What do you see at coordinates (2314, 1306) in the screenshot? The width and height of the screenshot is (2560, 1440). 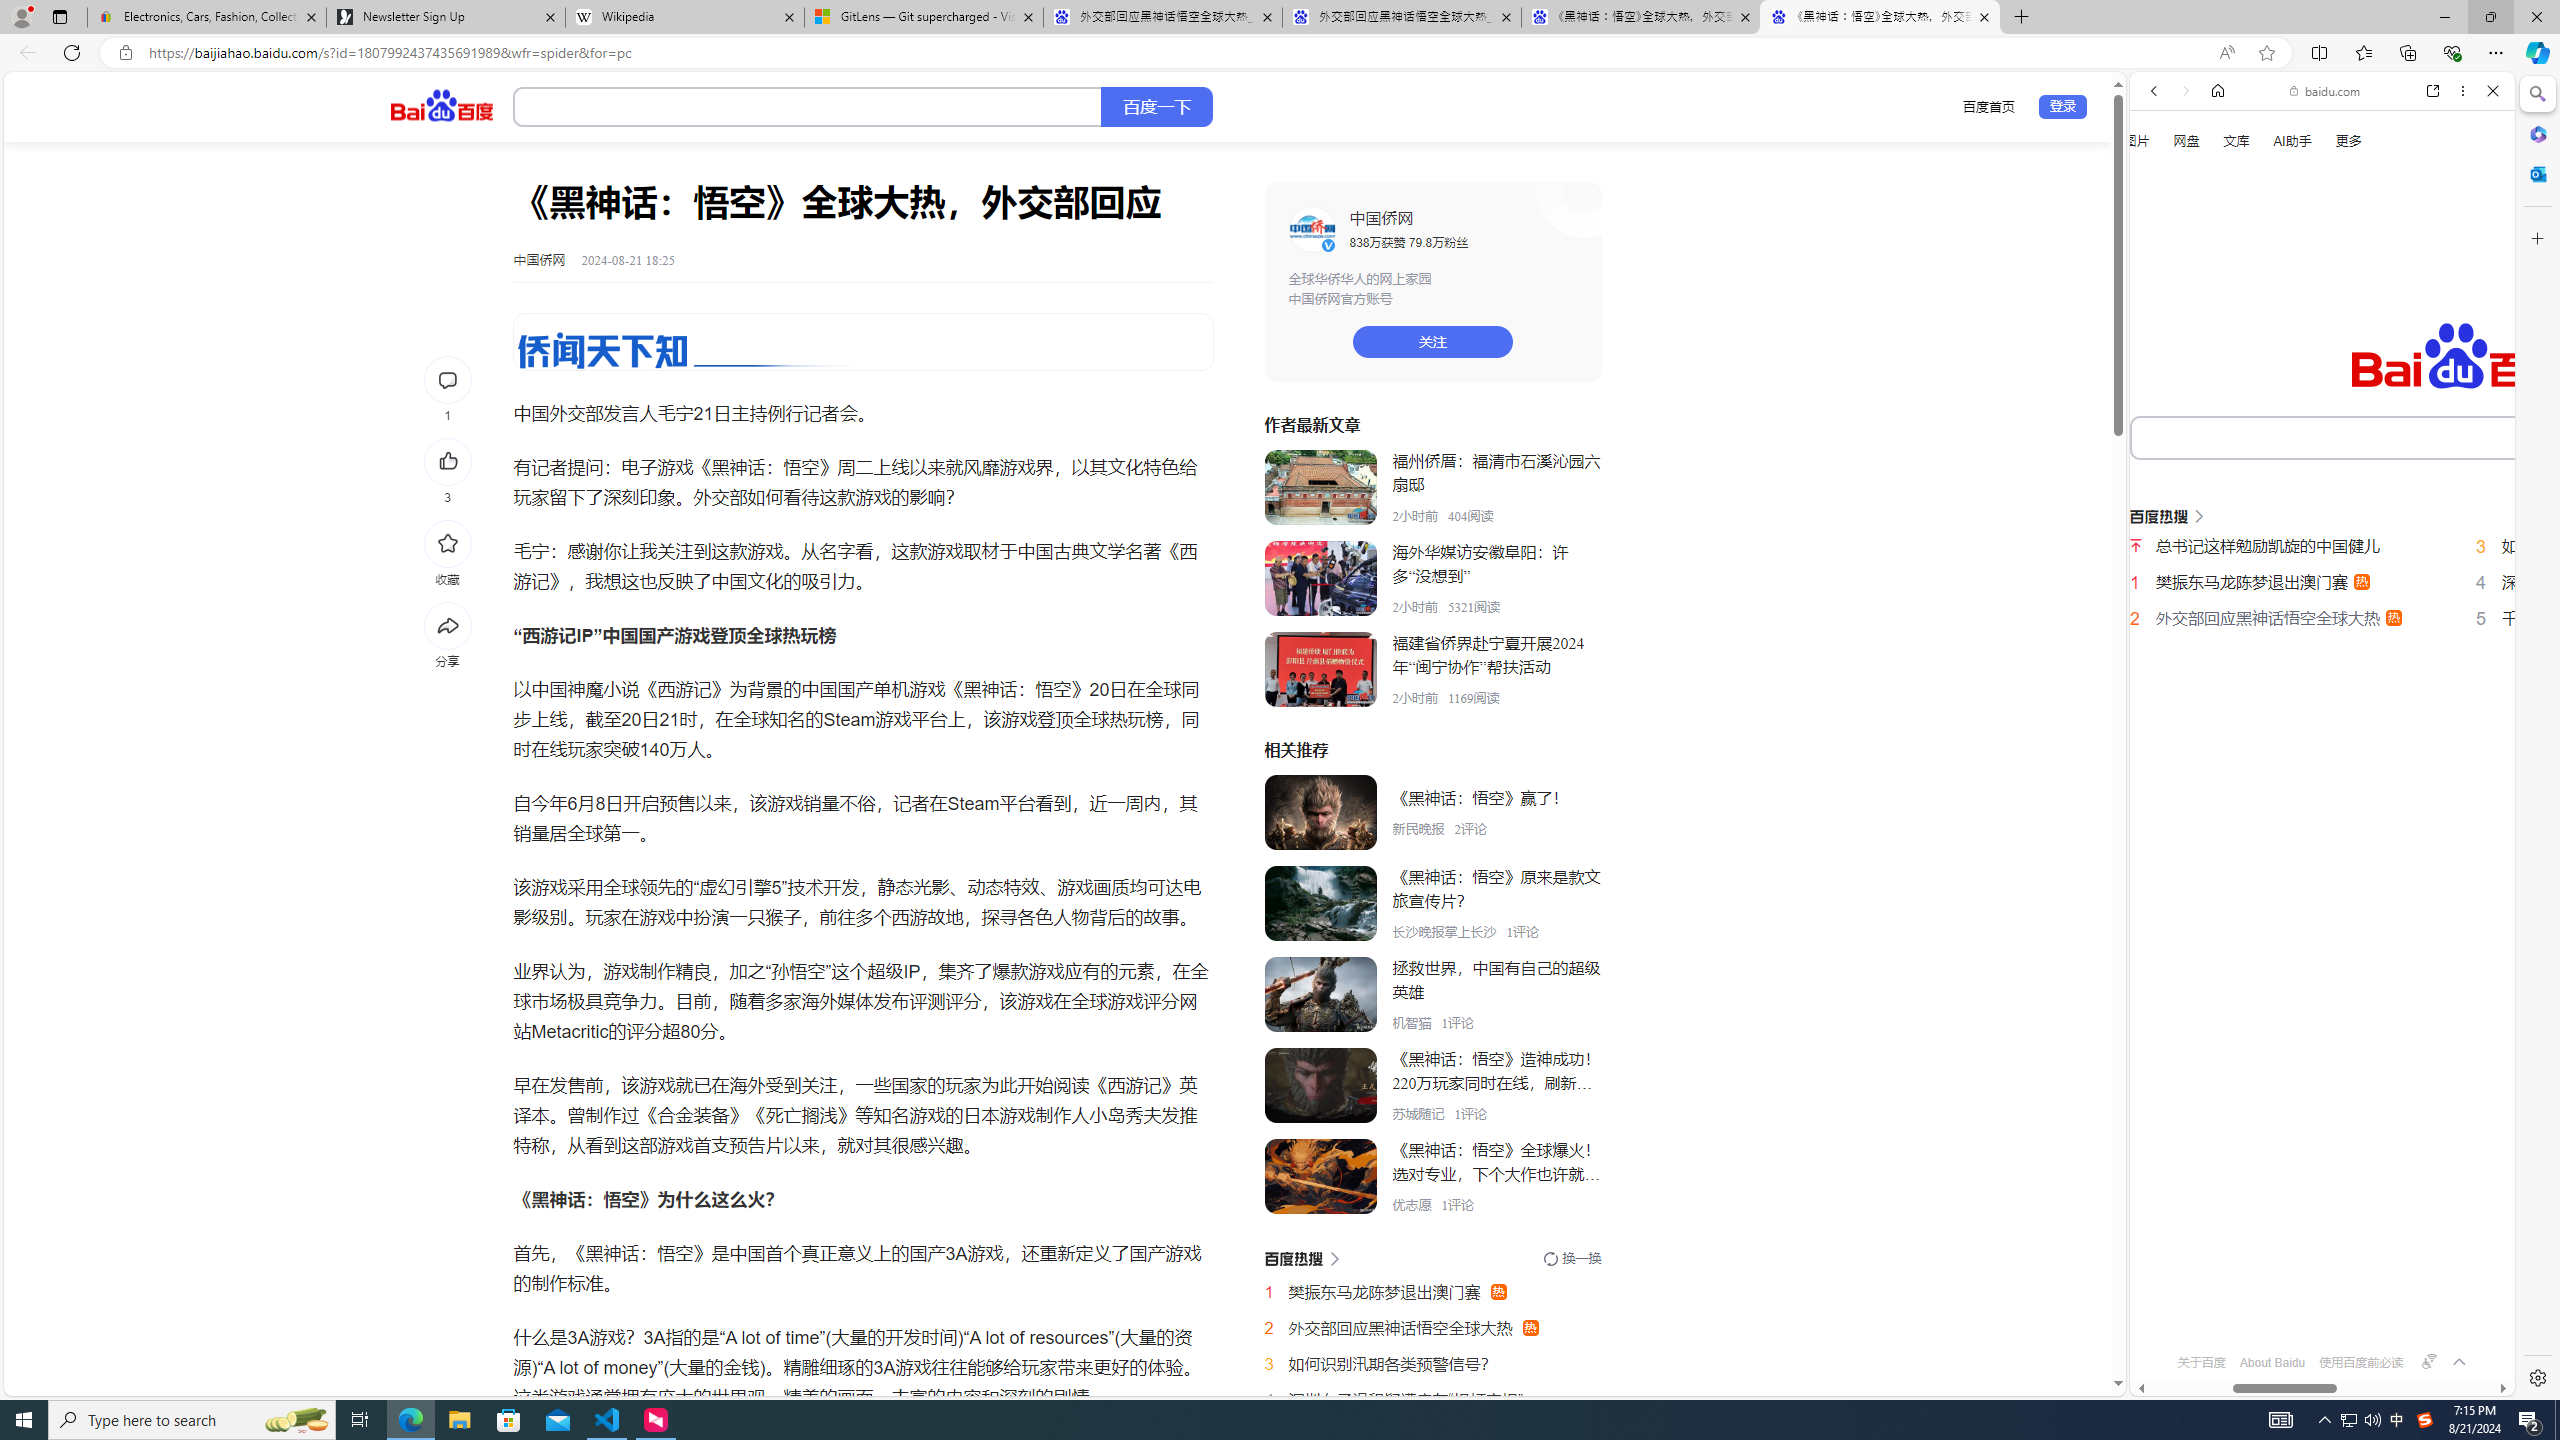 I see `'OFTV'` at bounding box center [2314, 1306].